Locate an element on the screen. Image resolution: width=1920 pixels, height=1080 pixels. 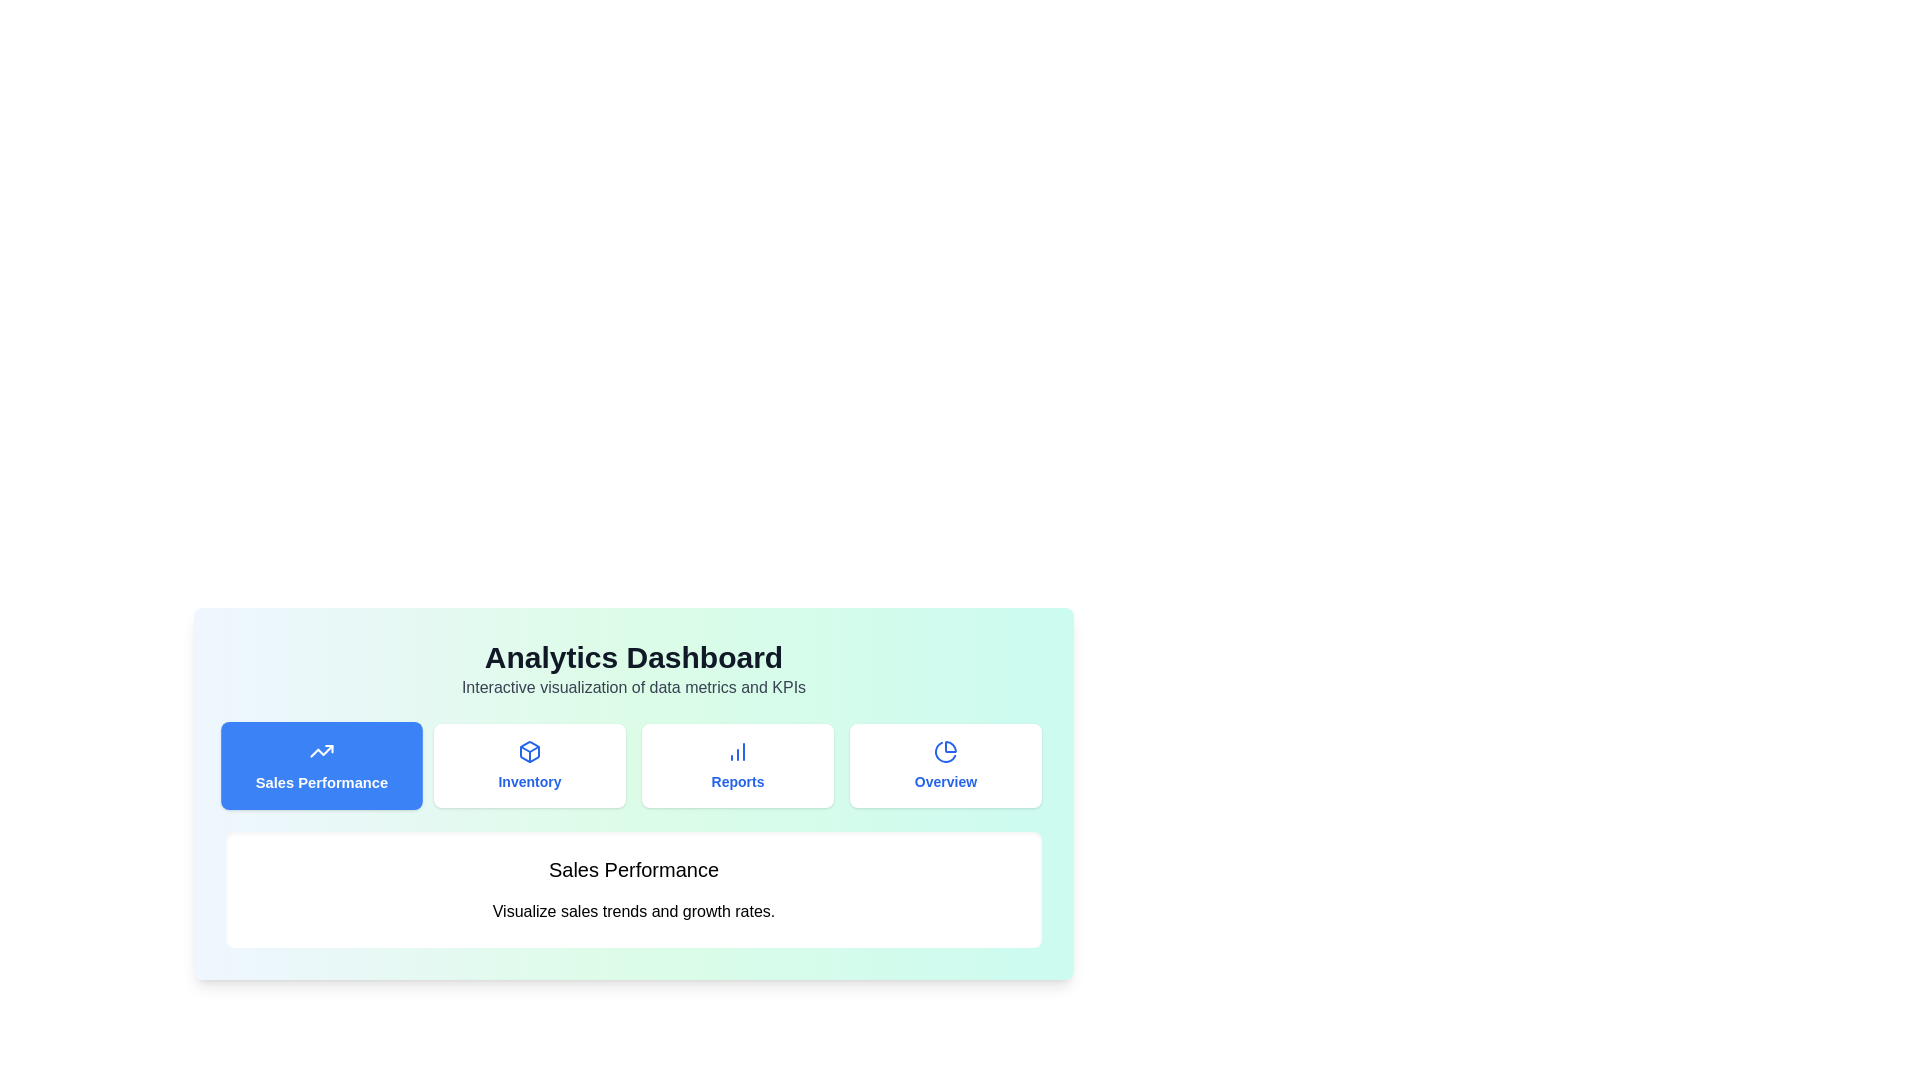
the tab labeled Reports is located at coordinates (737, 765).